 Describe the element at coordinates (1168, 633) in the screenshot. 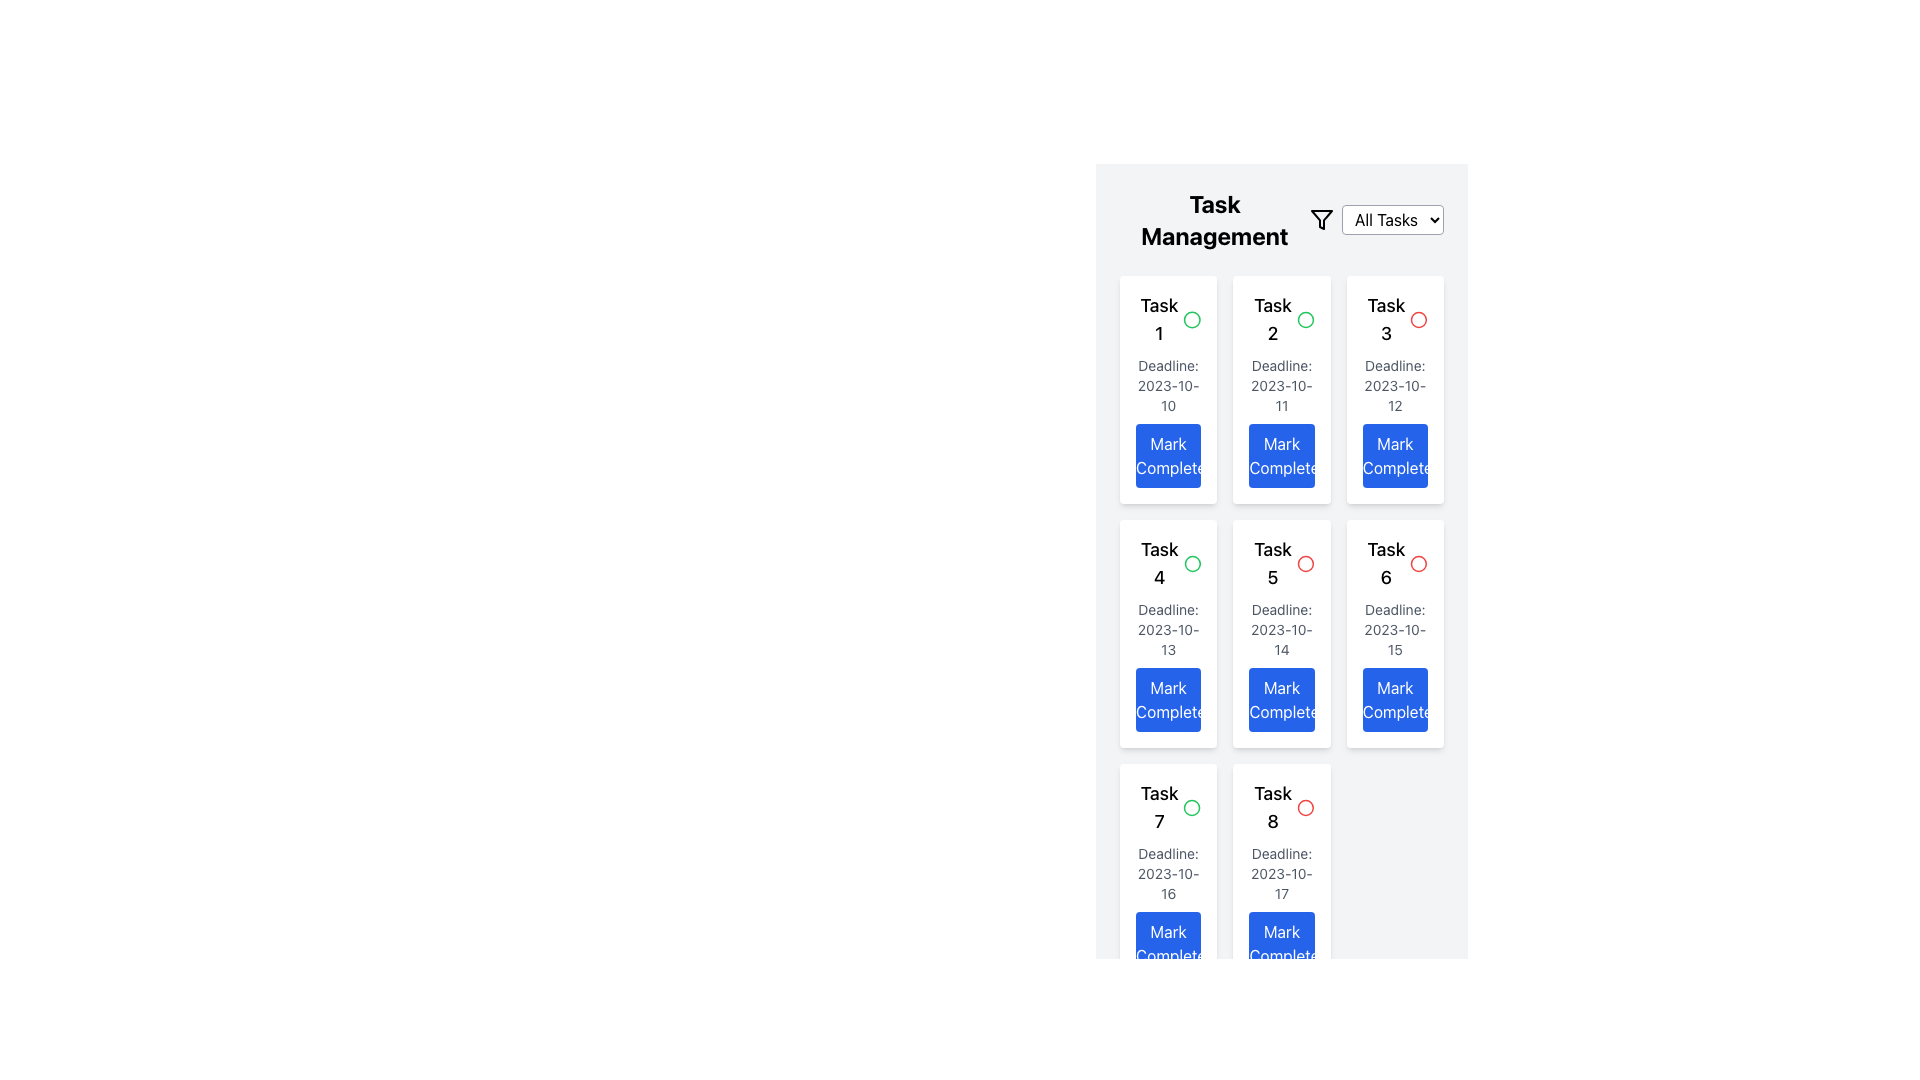

I see `the informative card representing a task item in the task list` at that location.